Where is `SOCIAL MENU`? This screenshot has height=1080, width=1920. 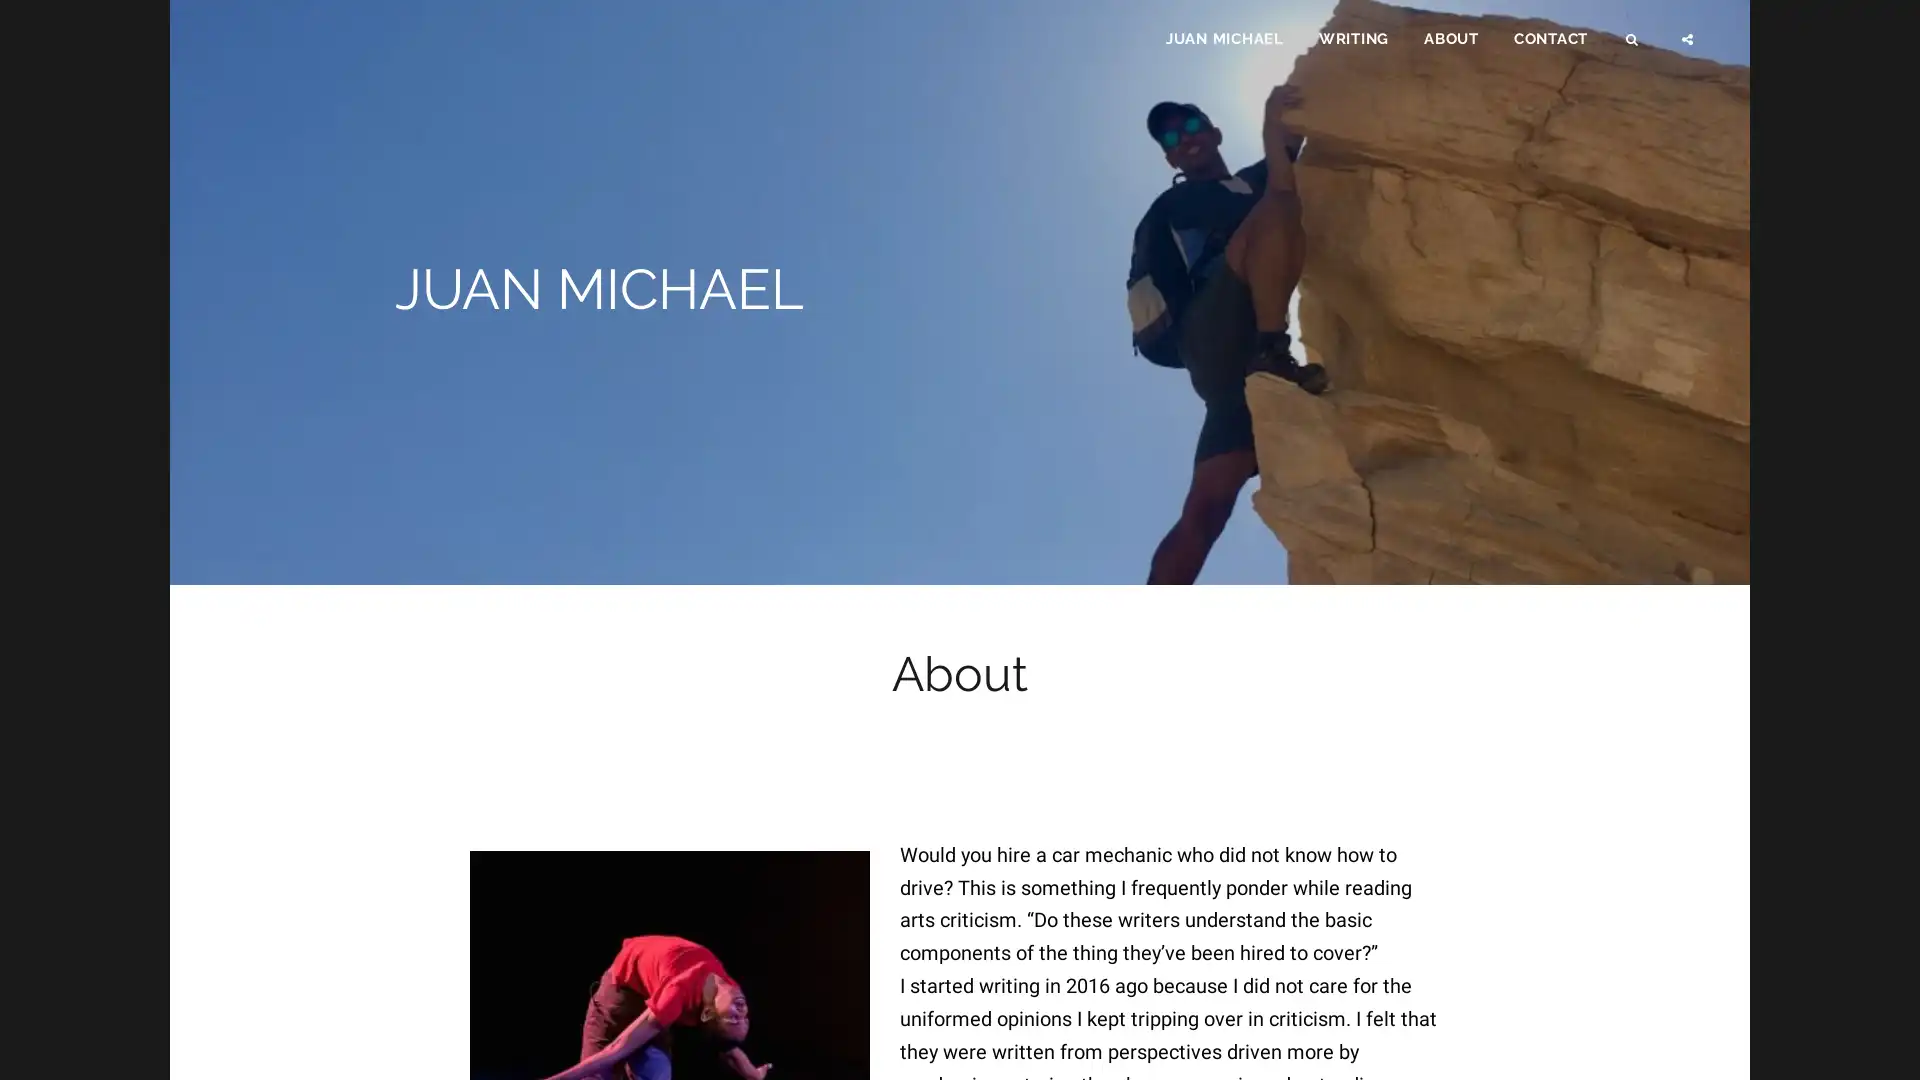
SOCIAL MENU is located at coordinates (1688, 46).